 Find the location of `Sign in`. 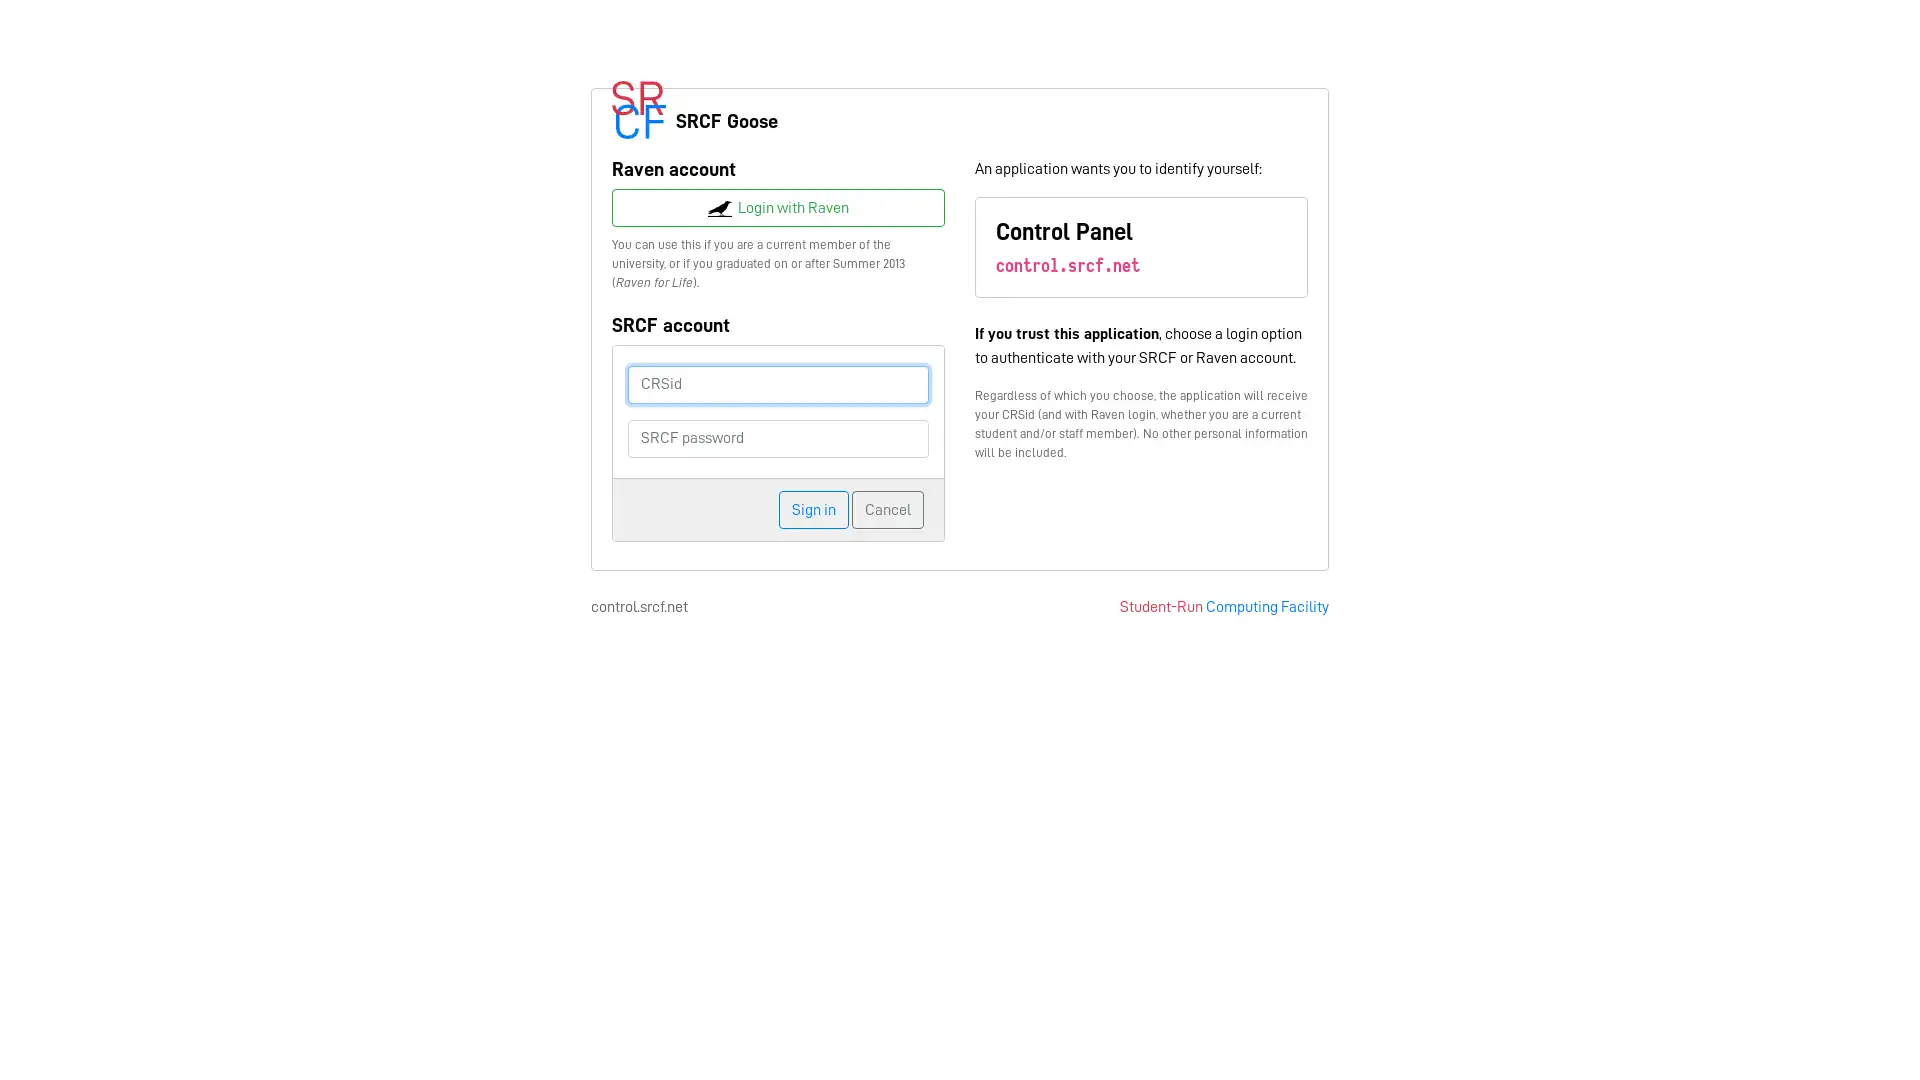

Sign in is located at coordinates (814, 508).